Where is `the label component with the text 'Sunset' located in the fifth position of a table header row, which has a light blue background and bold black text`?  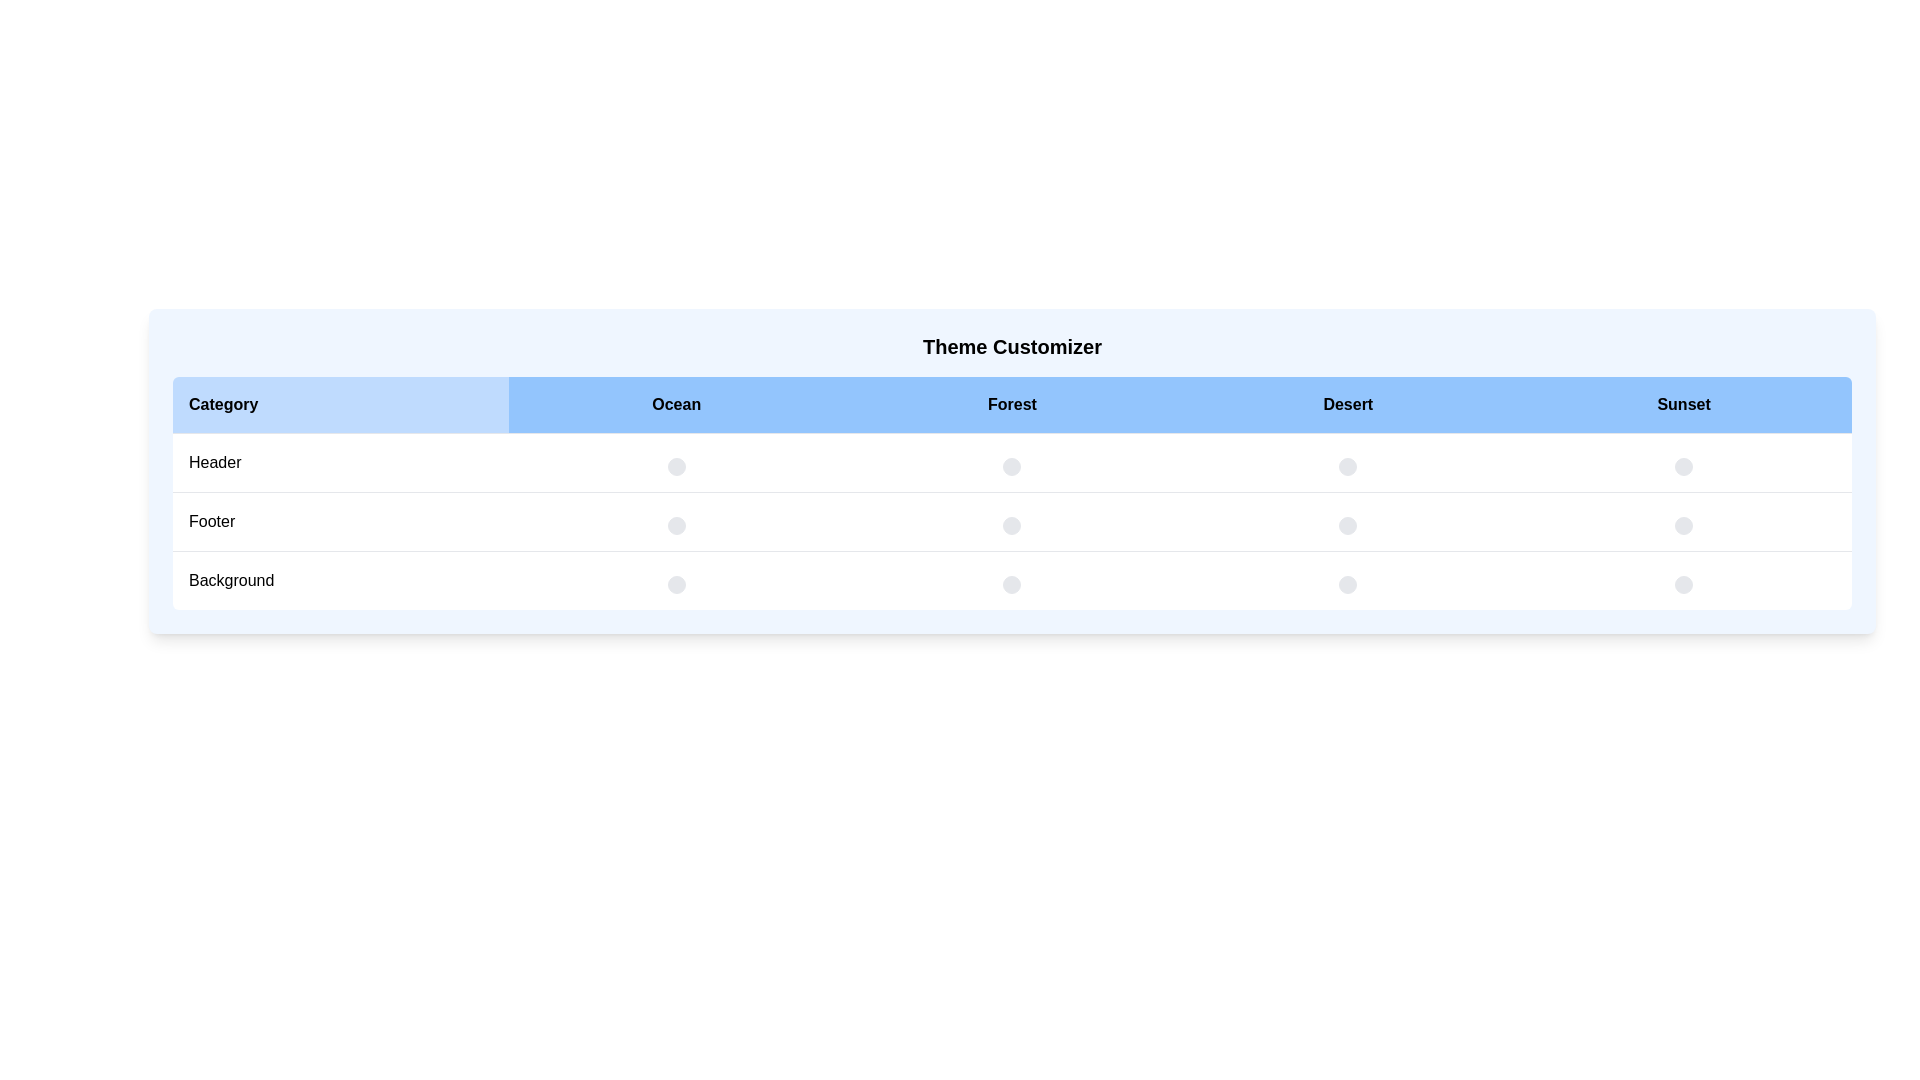 the label component with the text 'Sunset' located in the fifth position of a table header row, which has a light blue background and bold black text is located at coordinates (1683, 405).